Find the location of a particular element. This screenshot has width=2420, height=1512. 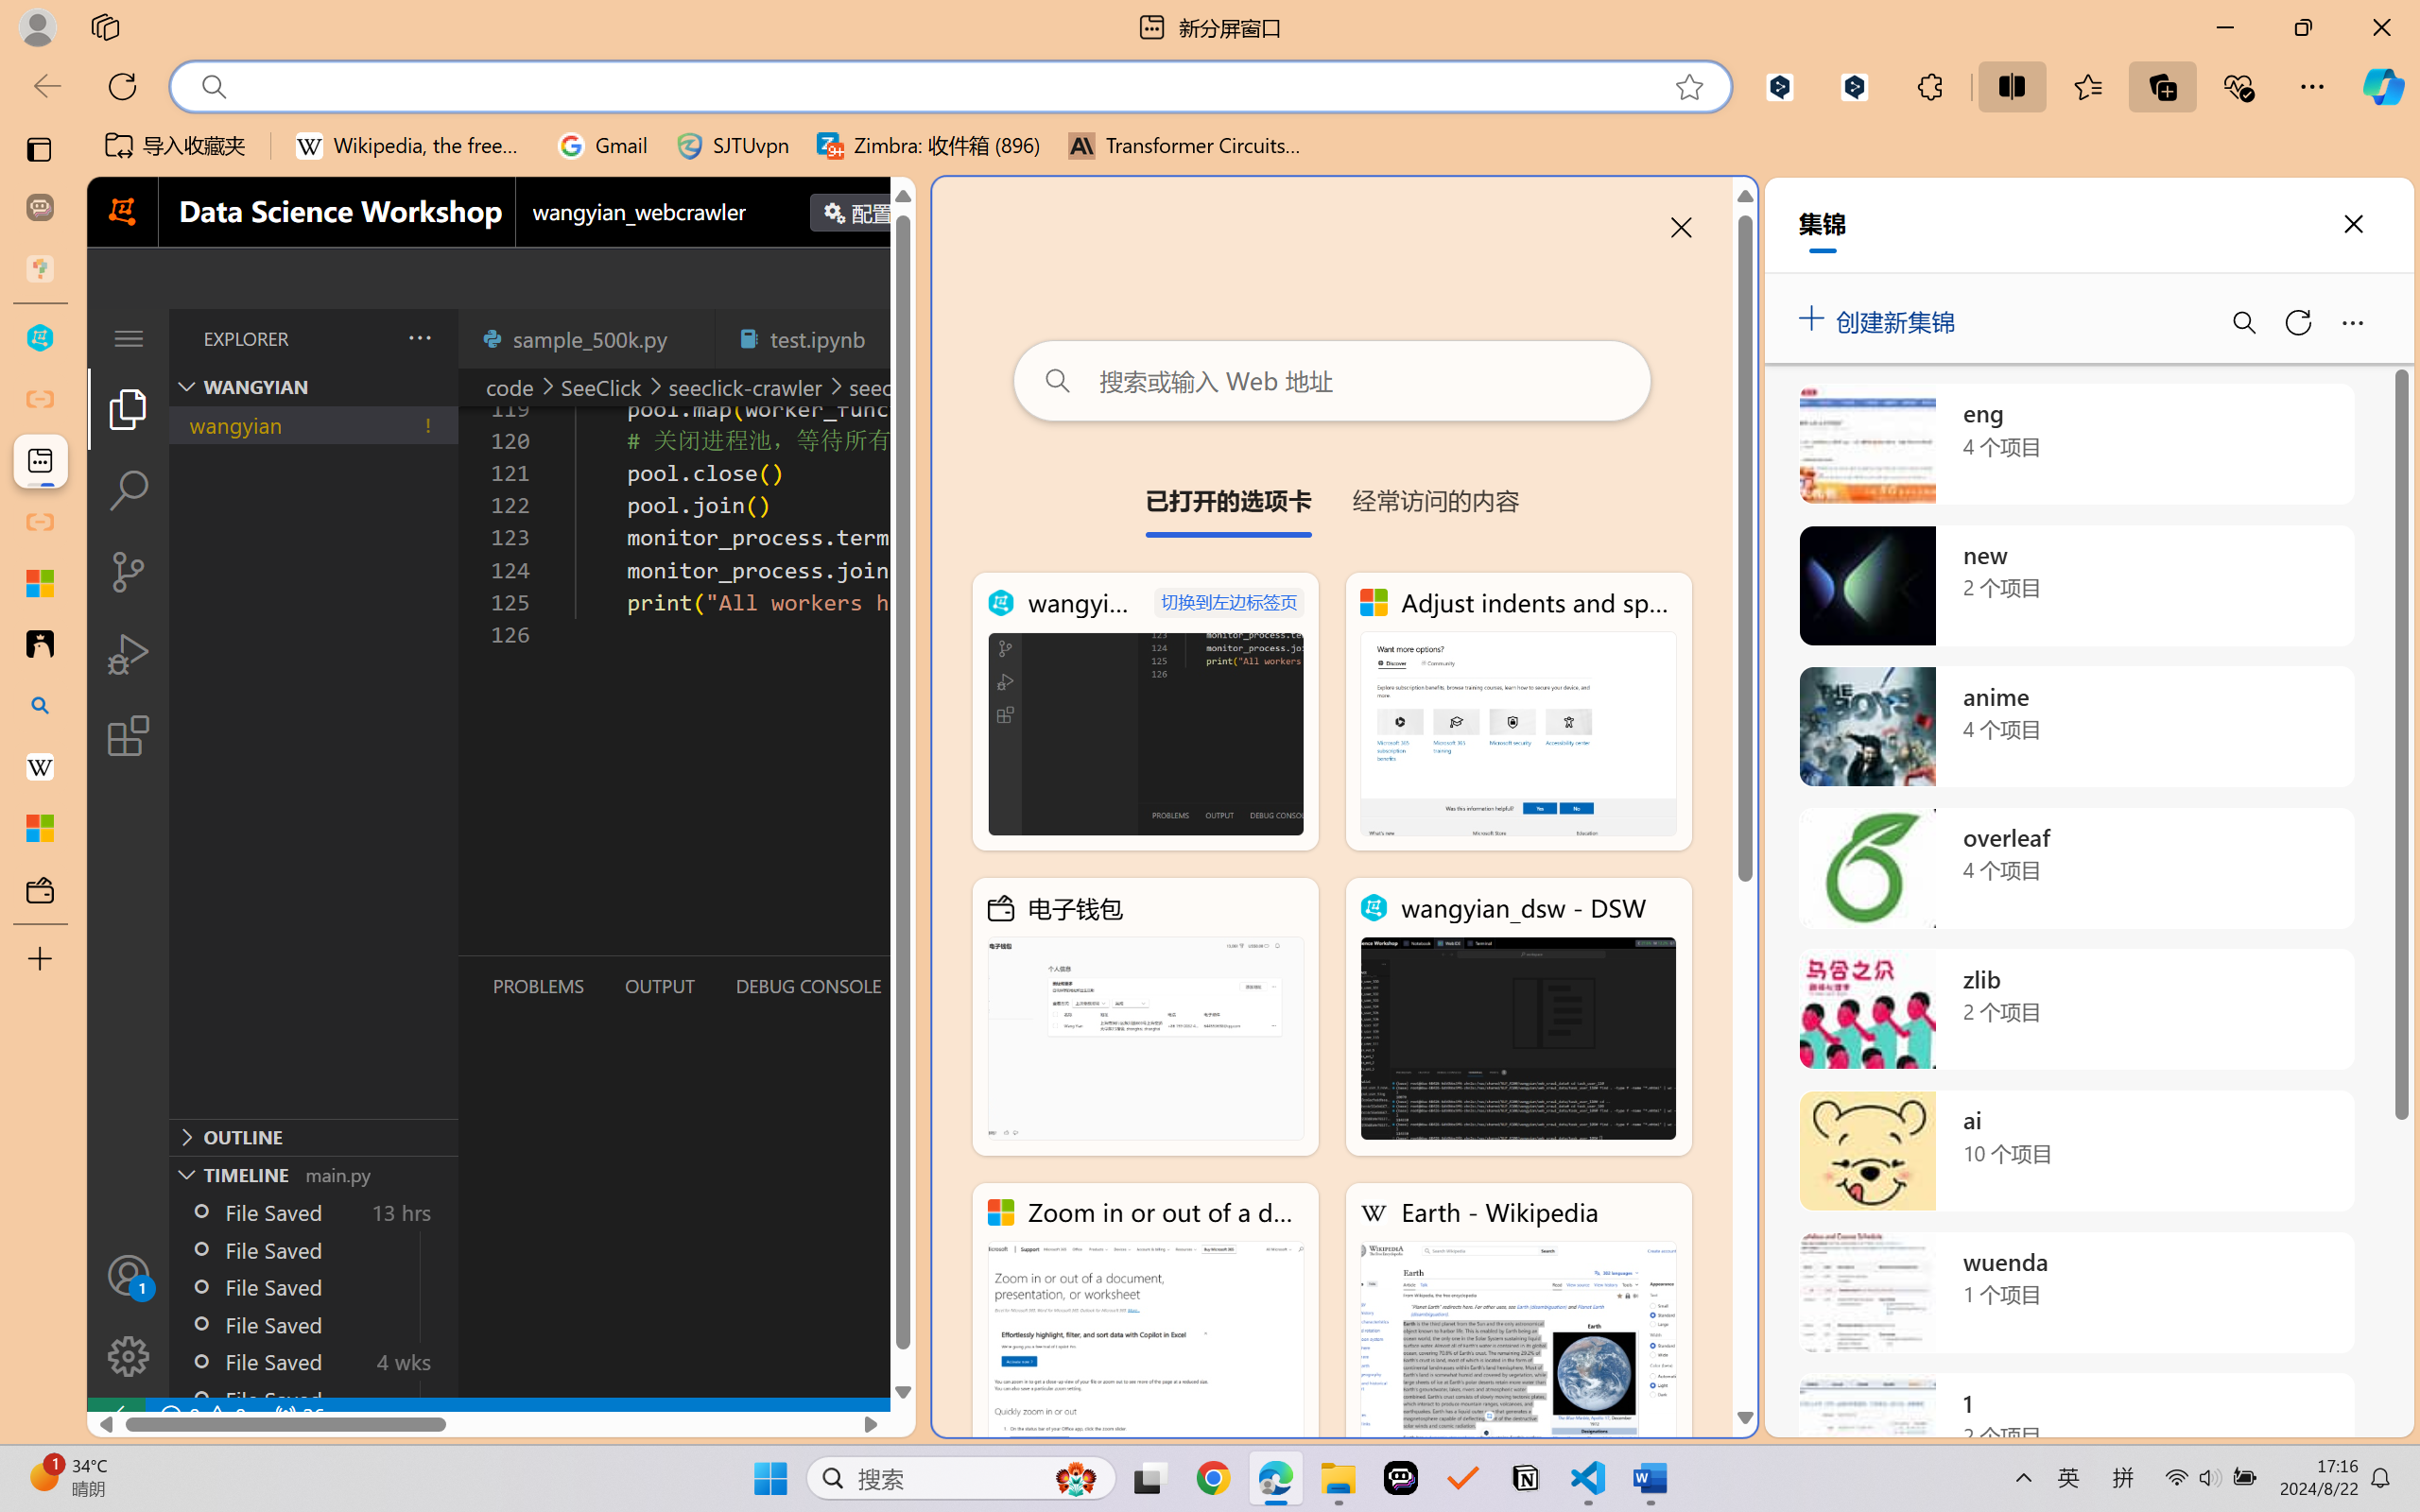

'Wikipedia, the free encyclopedia' is located at coordinates (411, 145).